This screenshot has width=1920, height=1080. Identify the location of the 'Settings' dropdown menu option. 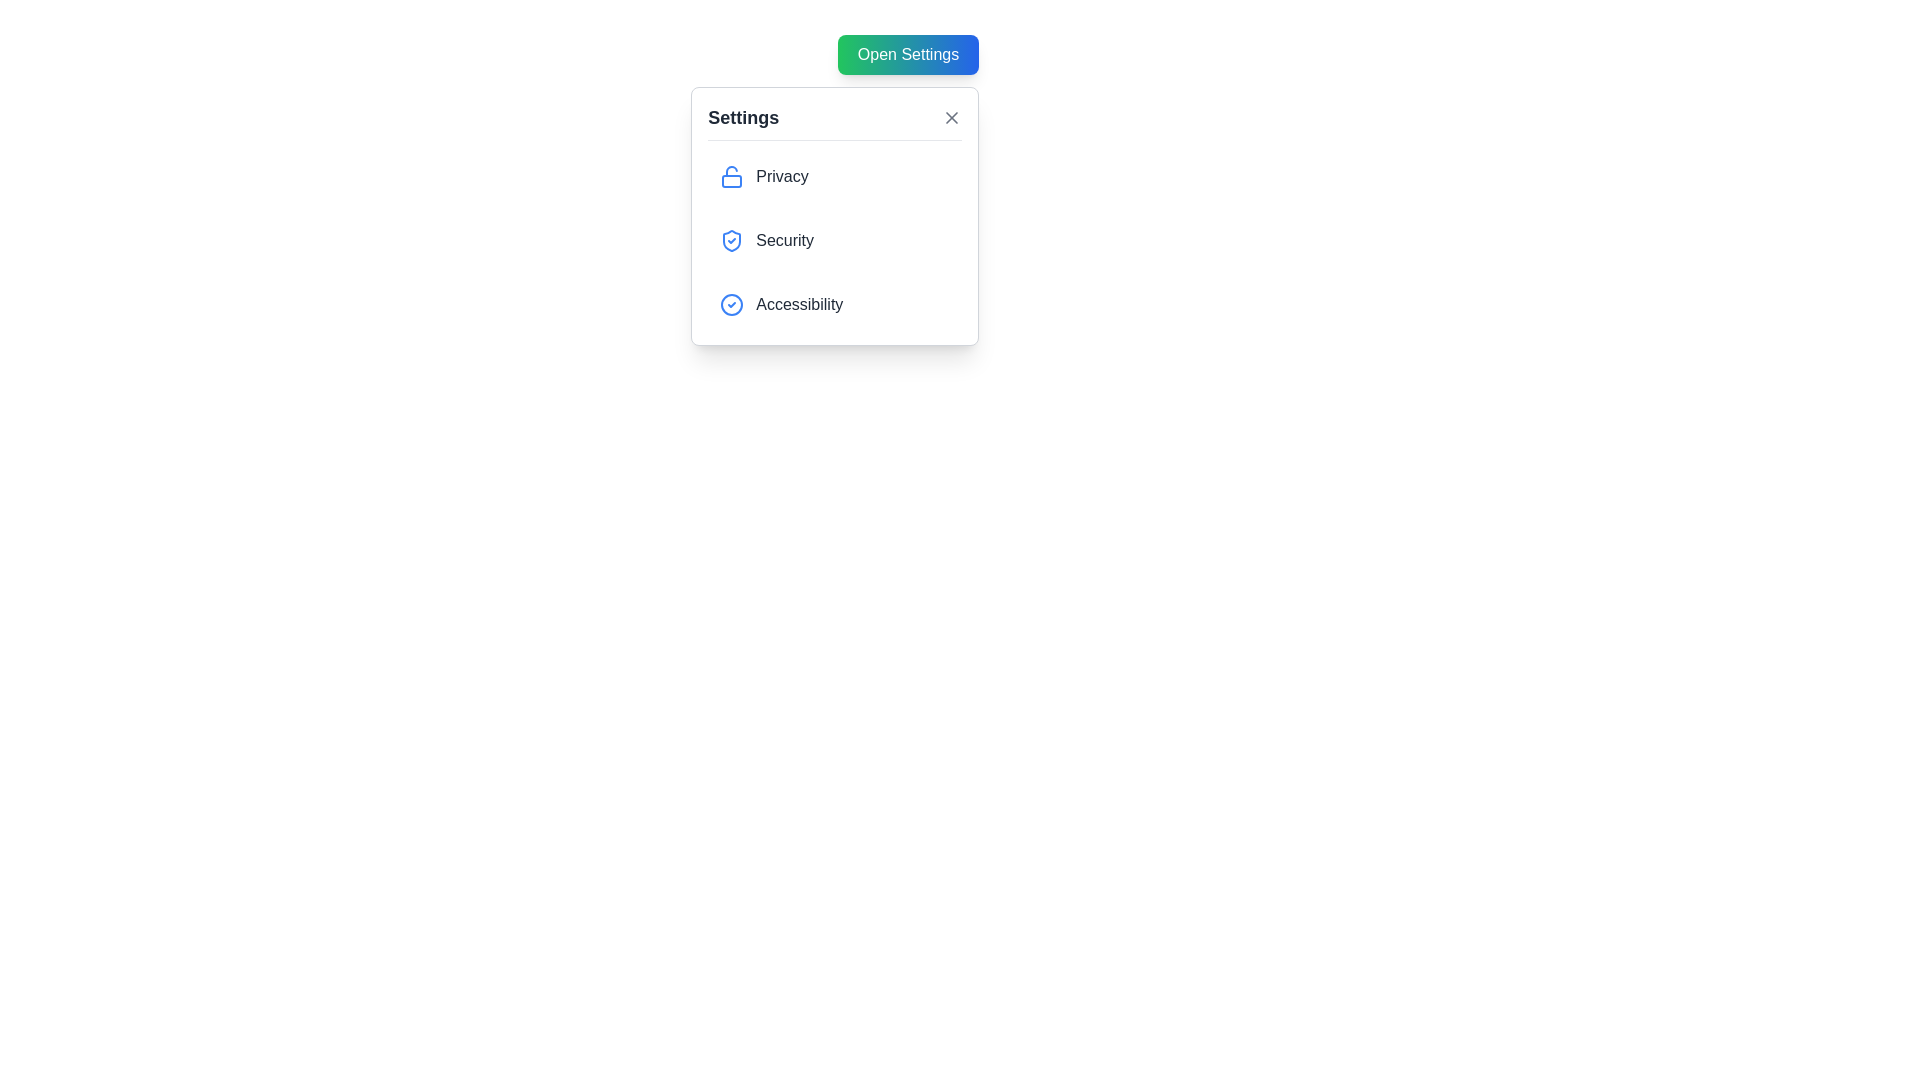
(835, 216).